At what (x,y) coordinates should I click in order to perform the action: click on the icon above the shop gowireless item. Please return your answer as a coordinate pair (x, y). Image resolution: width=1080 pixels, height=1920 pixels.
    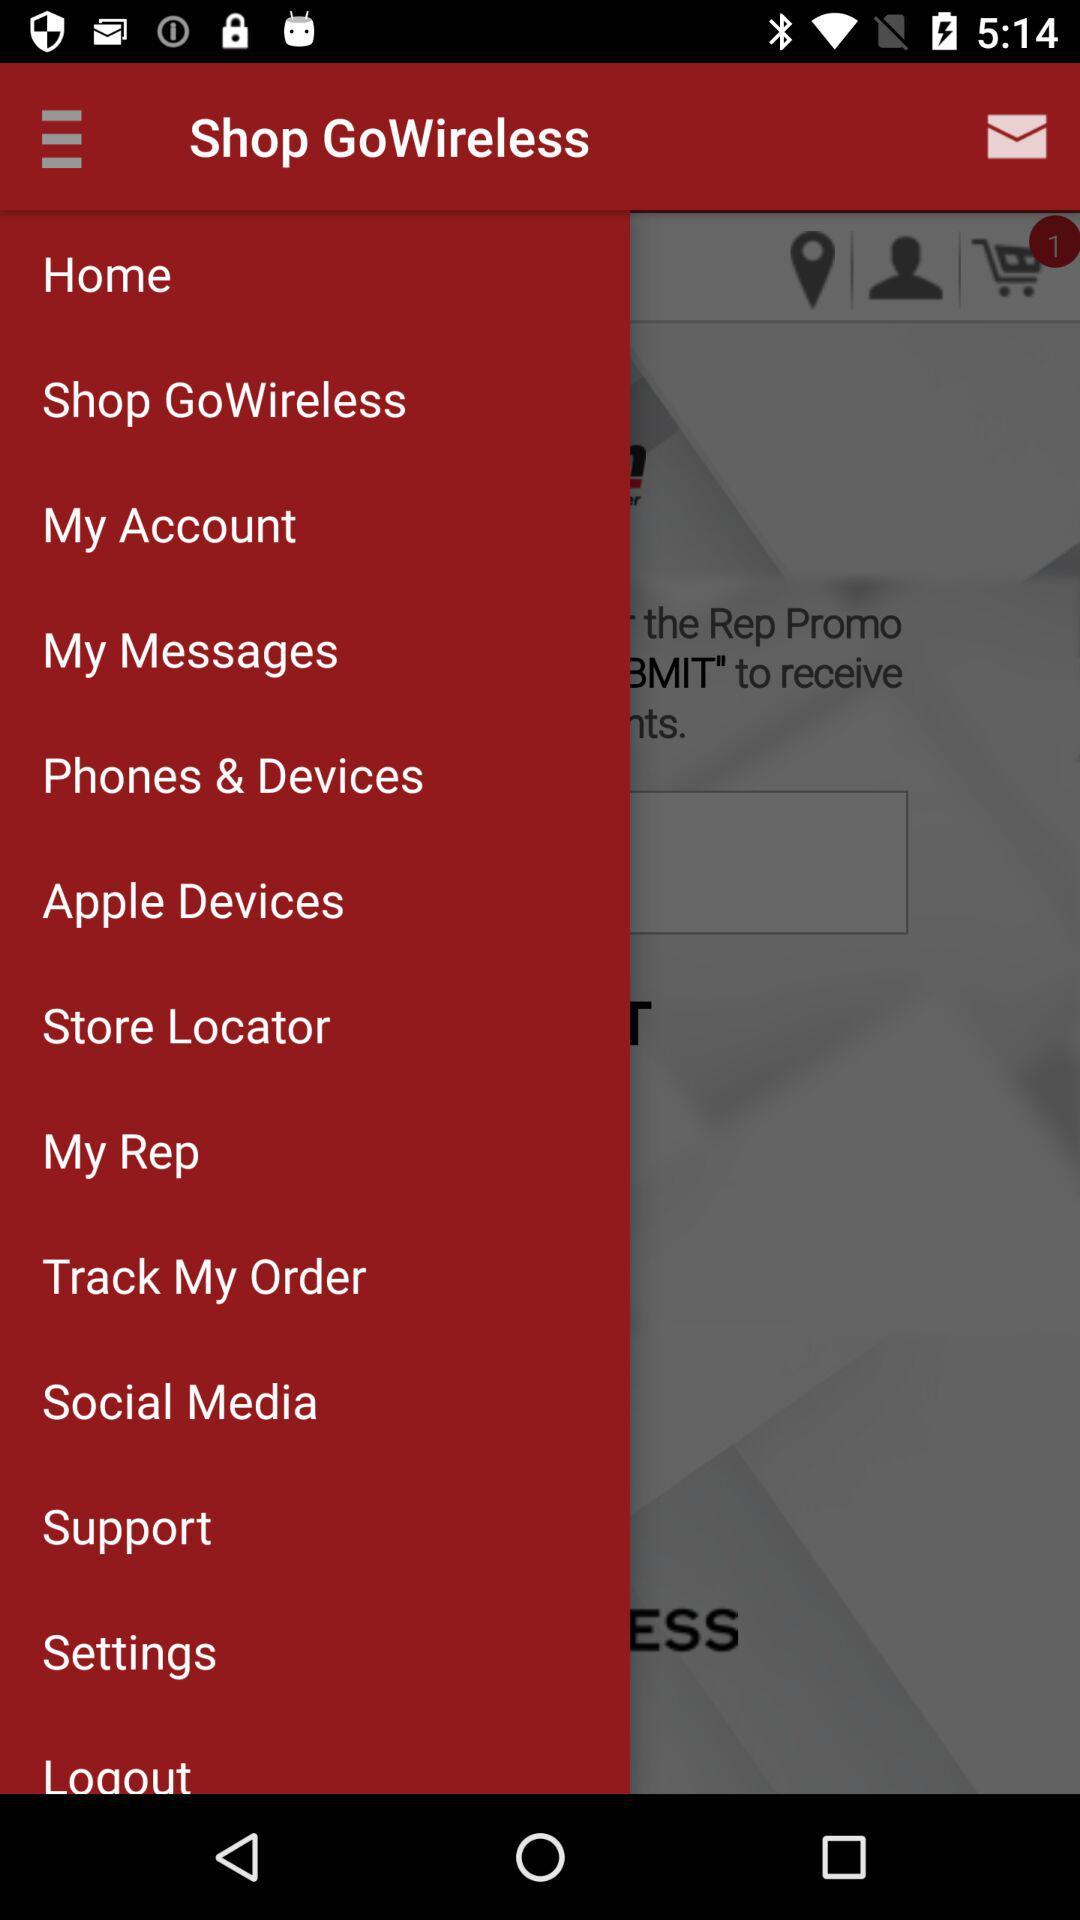
    Looking at the image, I should click on (315, 272).